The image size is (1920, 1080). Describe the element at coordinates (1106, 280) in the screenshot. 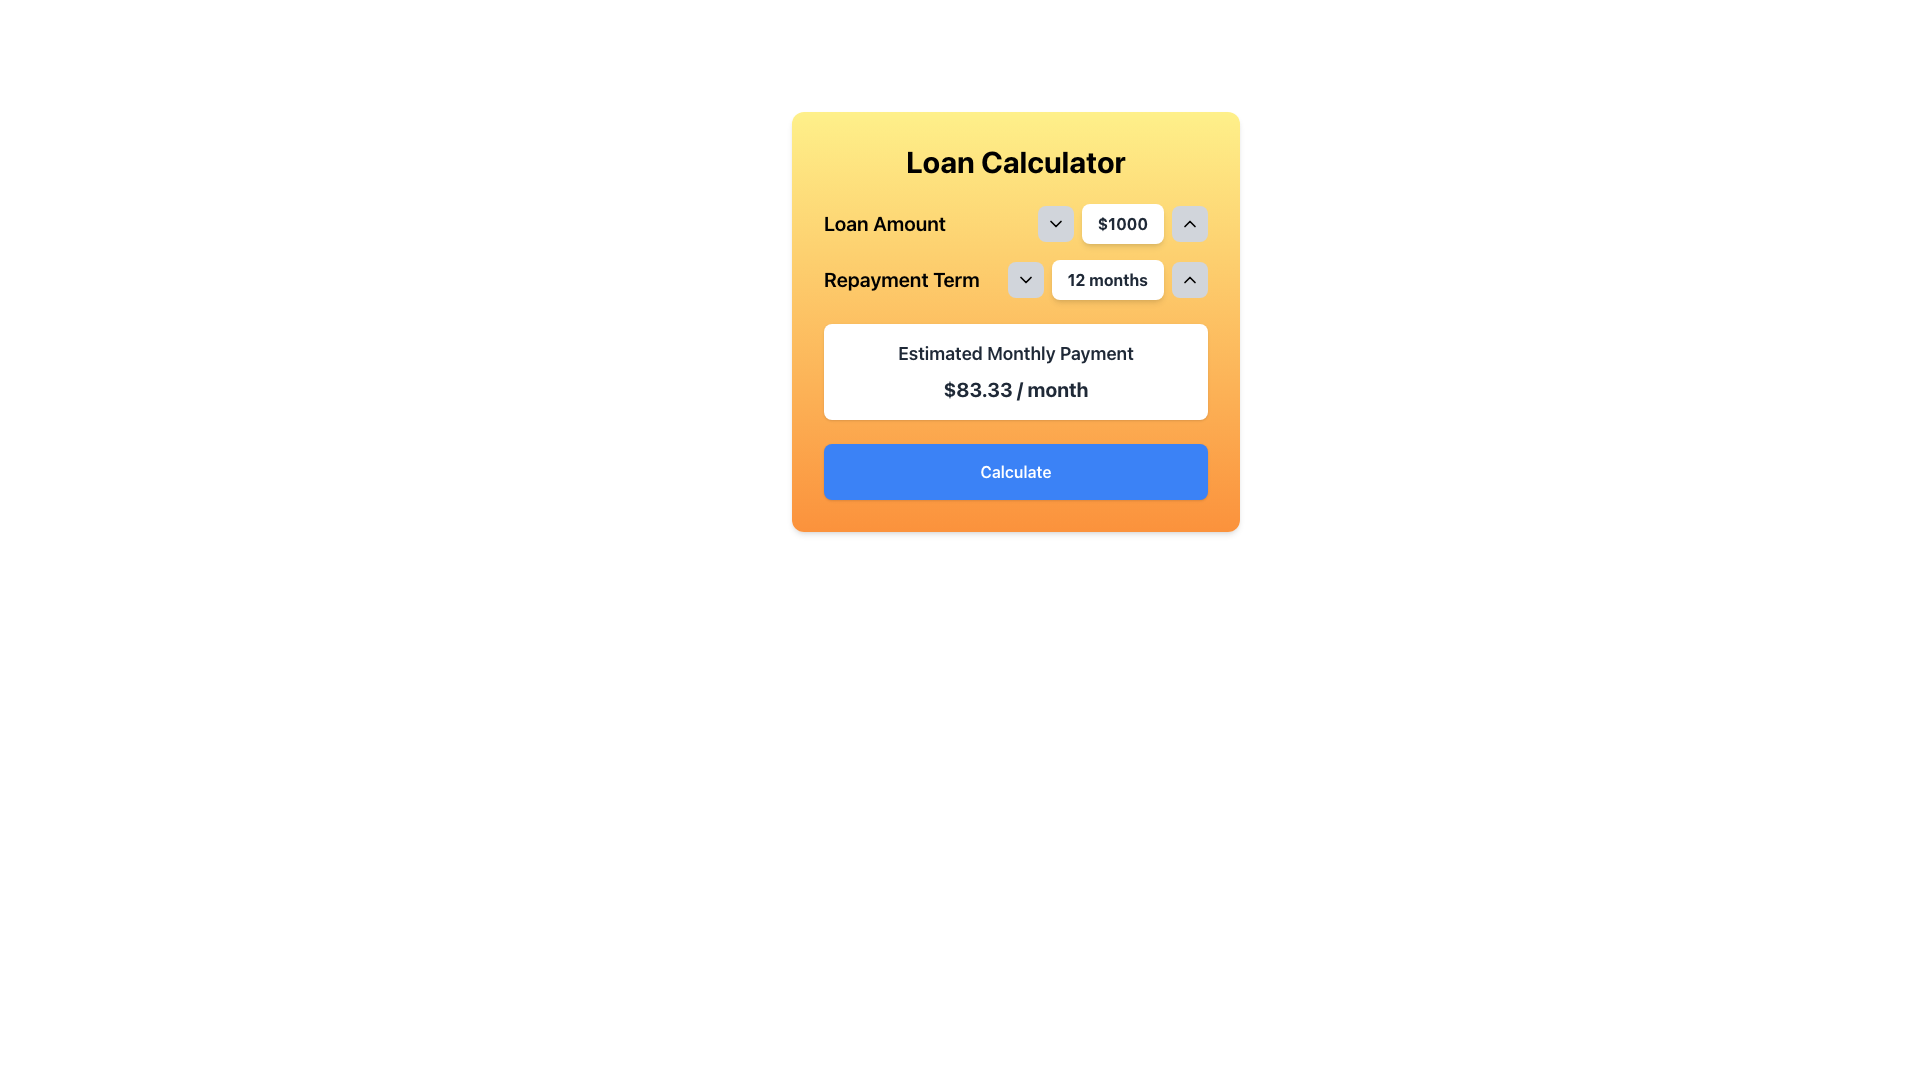

I see `the numeric value display element styled in bold text inside a rounded white button, located at the center of the row labeled 'Repayment Term.'` at that location.